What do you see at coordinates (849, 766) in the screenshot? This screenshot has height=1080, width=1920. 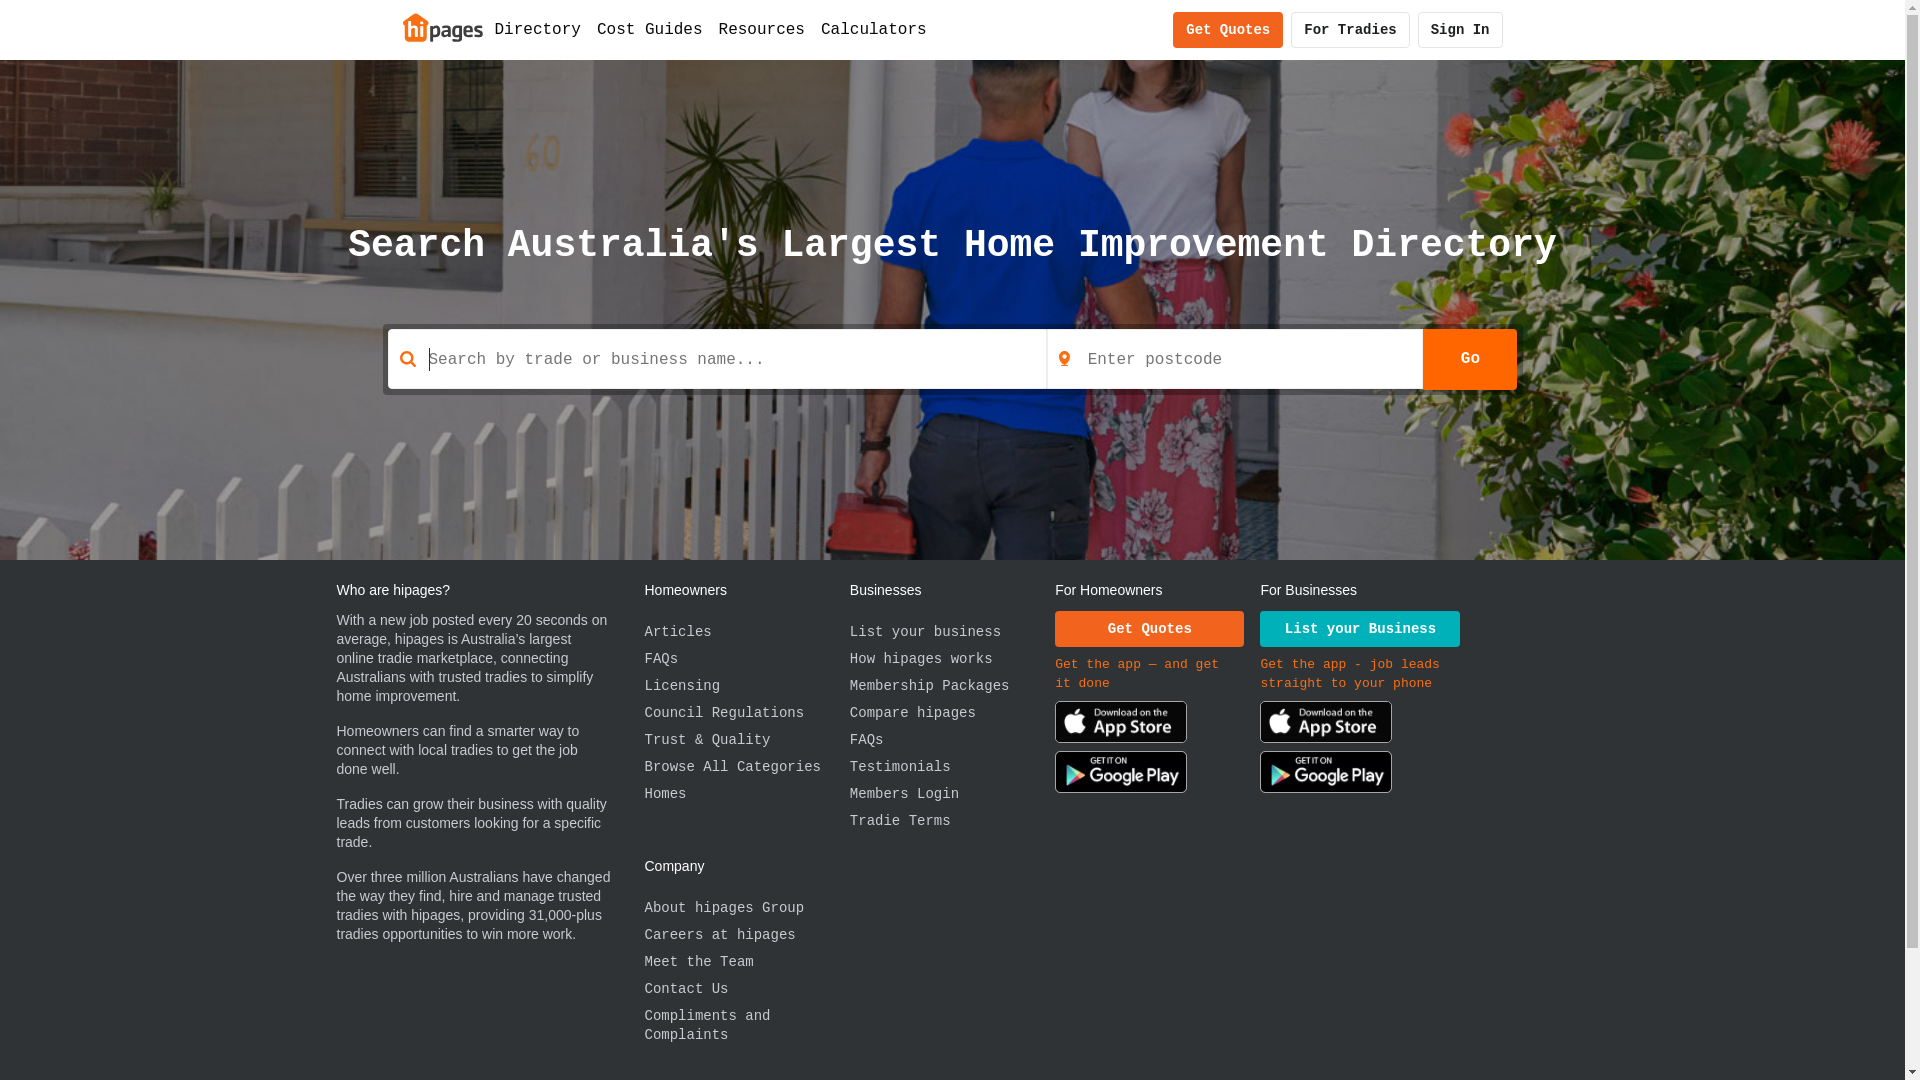 I see `'Testimonials'` at bounding box center [849, 766].